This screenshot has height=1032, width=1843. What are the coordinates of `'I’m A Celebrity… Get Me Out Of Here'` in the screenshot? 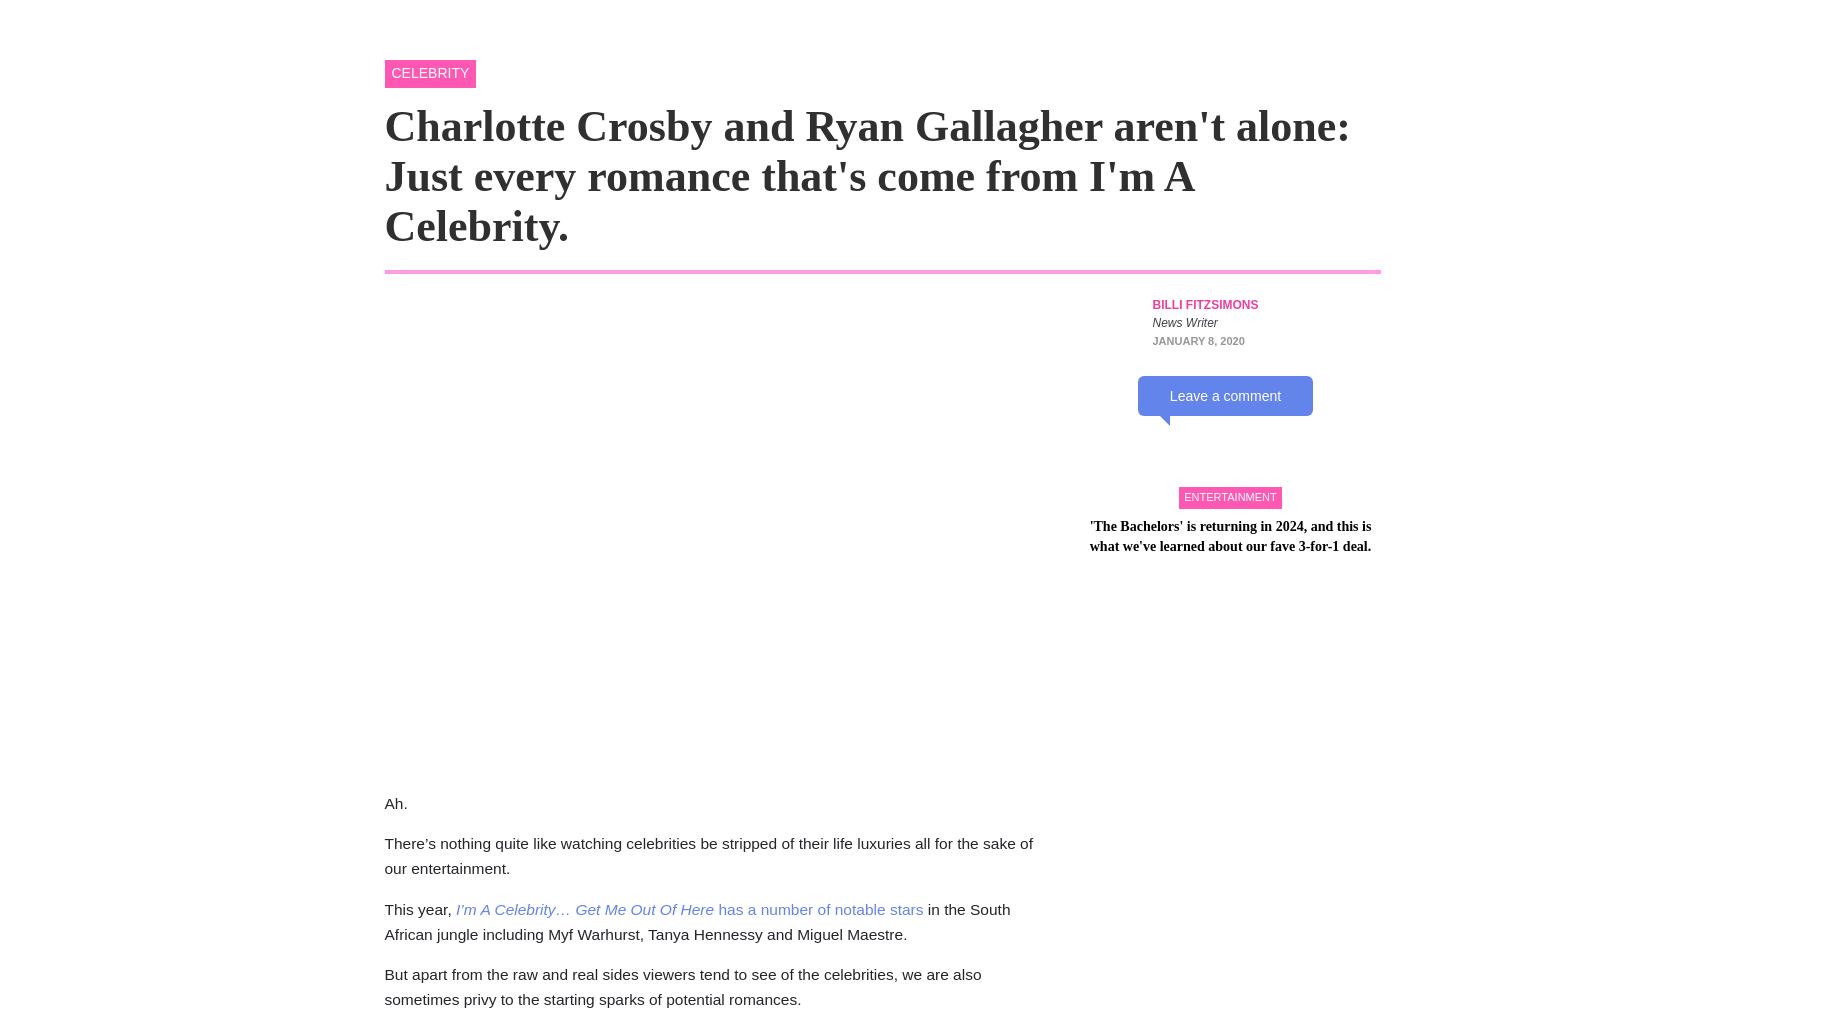 It's located at (455, 907).